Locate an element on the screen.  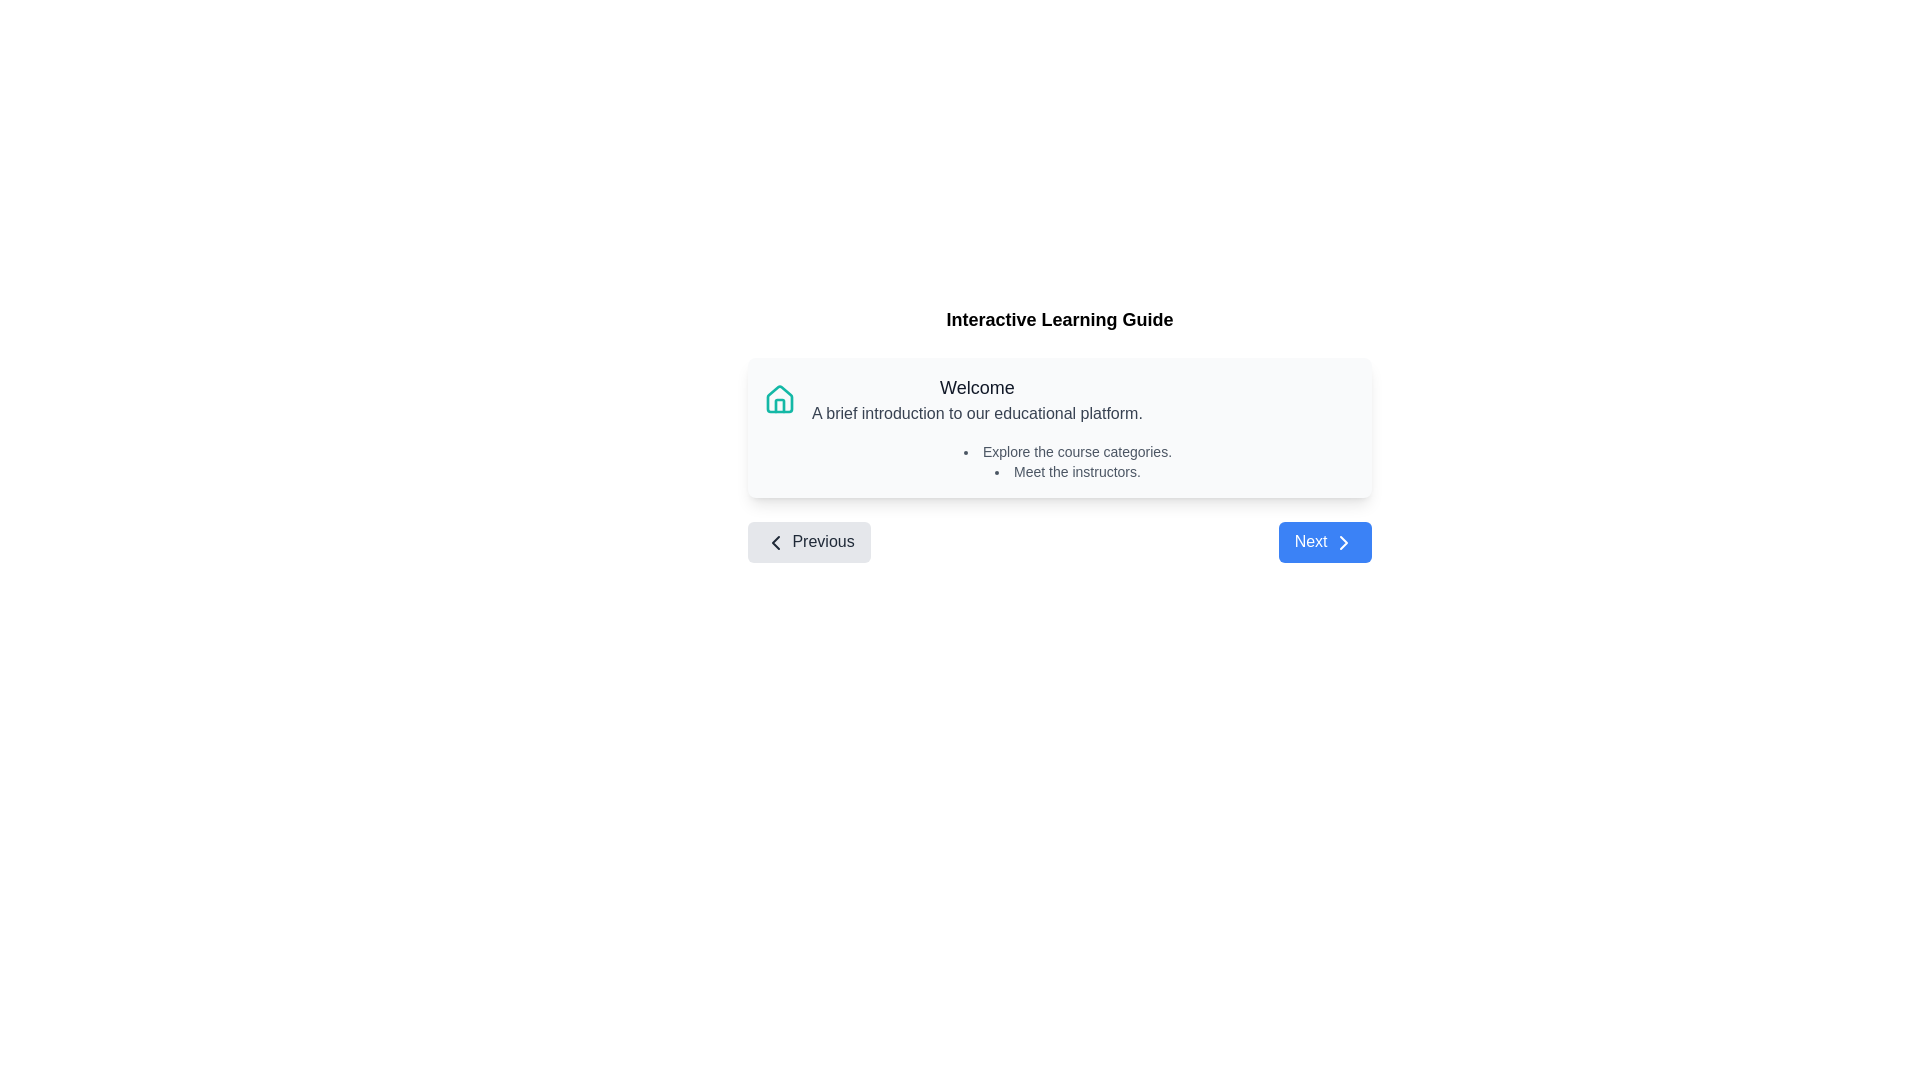
the house icon, which is a teal-colored line art graphical representation located at the top-left corner of a card-like panel in the welcome section is located at coordinates (778, 398).